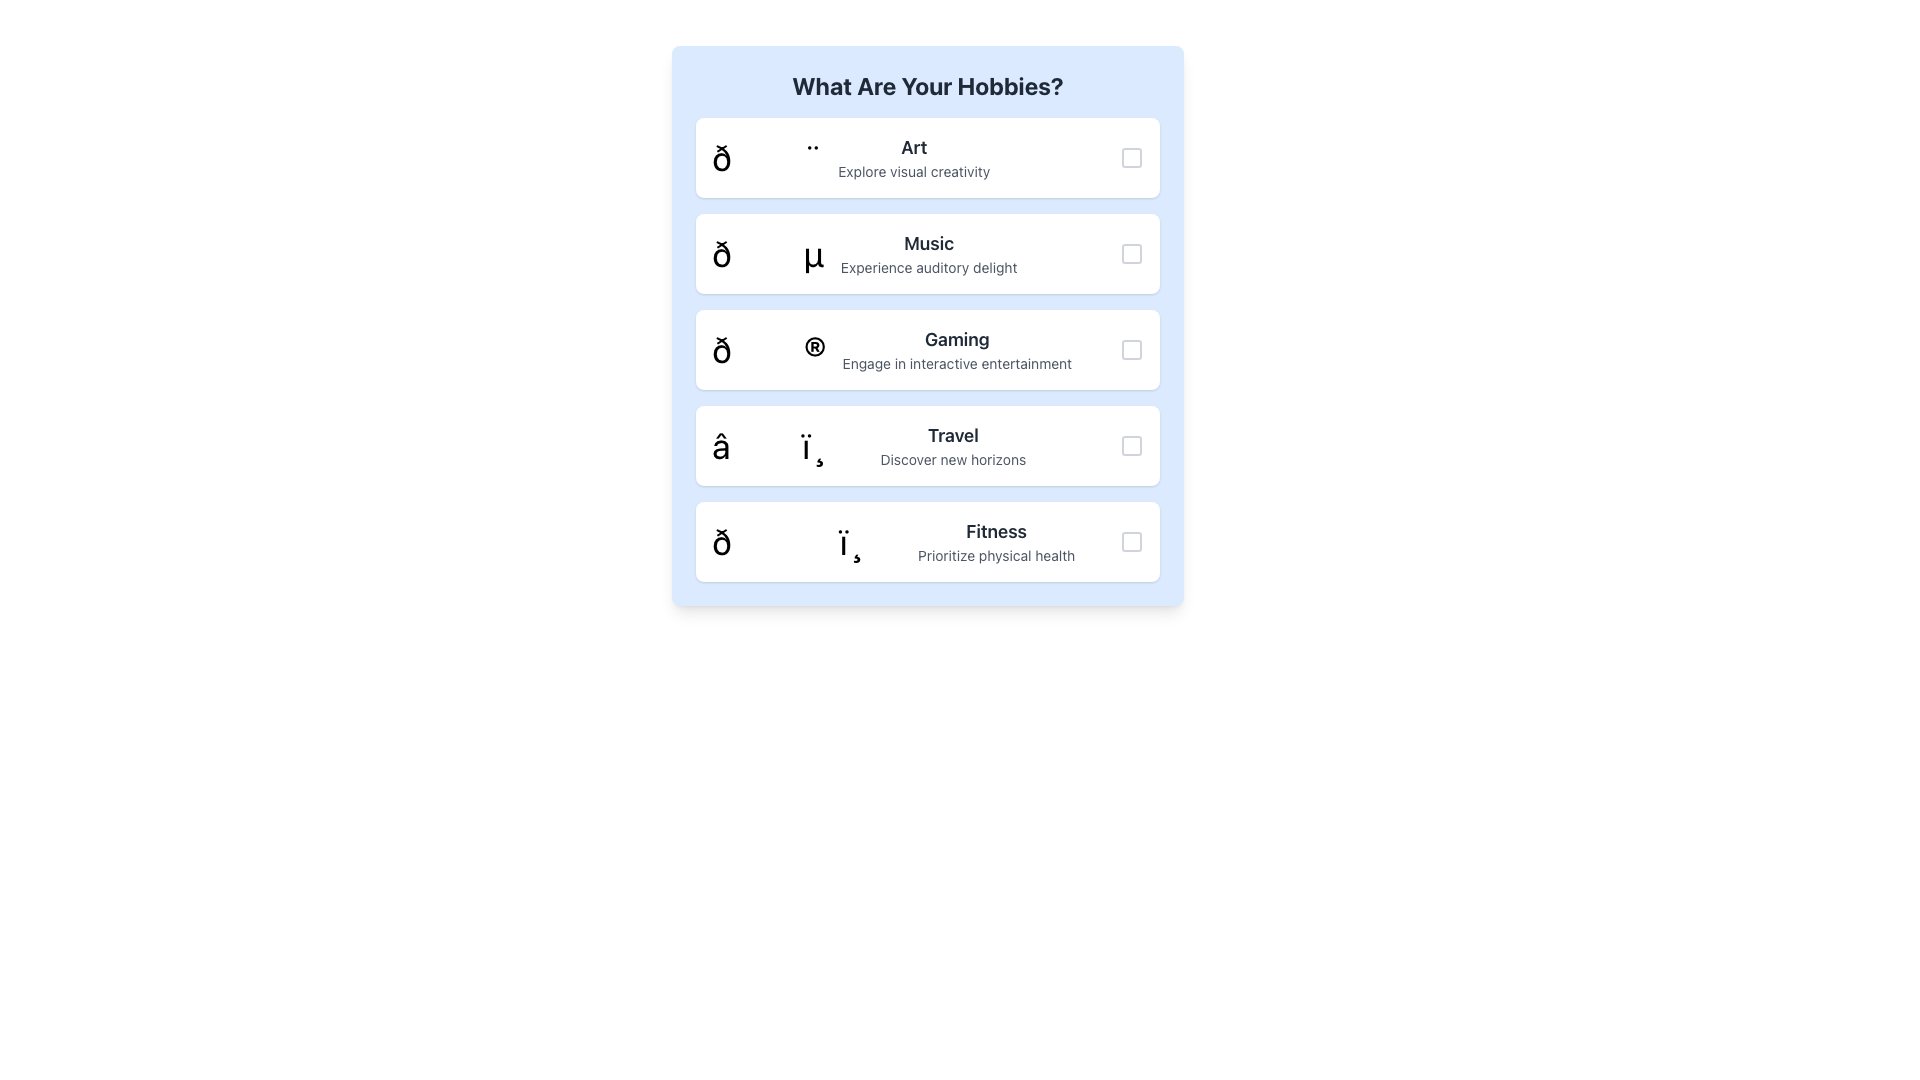 The height and width of the screenshot is (1080, 1920). What do you see at coordinates (913, 171) in the screenshot?
I see `the descriptive subtitle element located below the 'Art' header, which provides additional information about the 'Art' section` at bounding box center [913, 171].